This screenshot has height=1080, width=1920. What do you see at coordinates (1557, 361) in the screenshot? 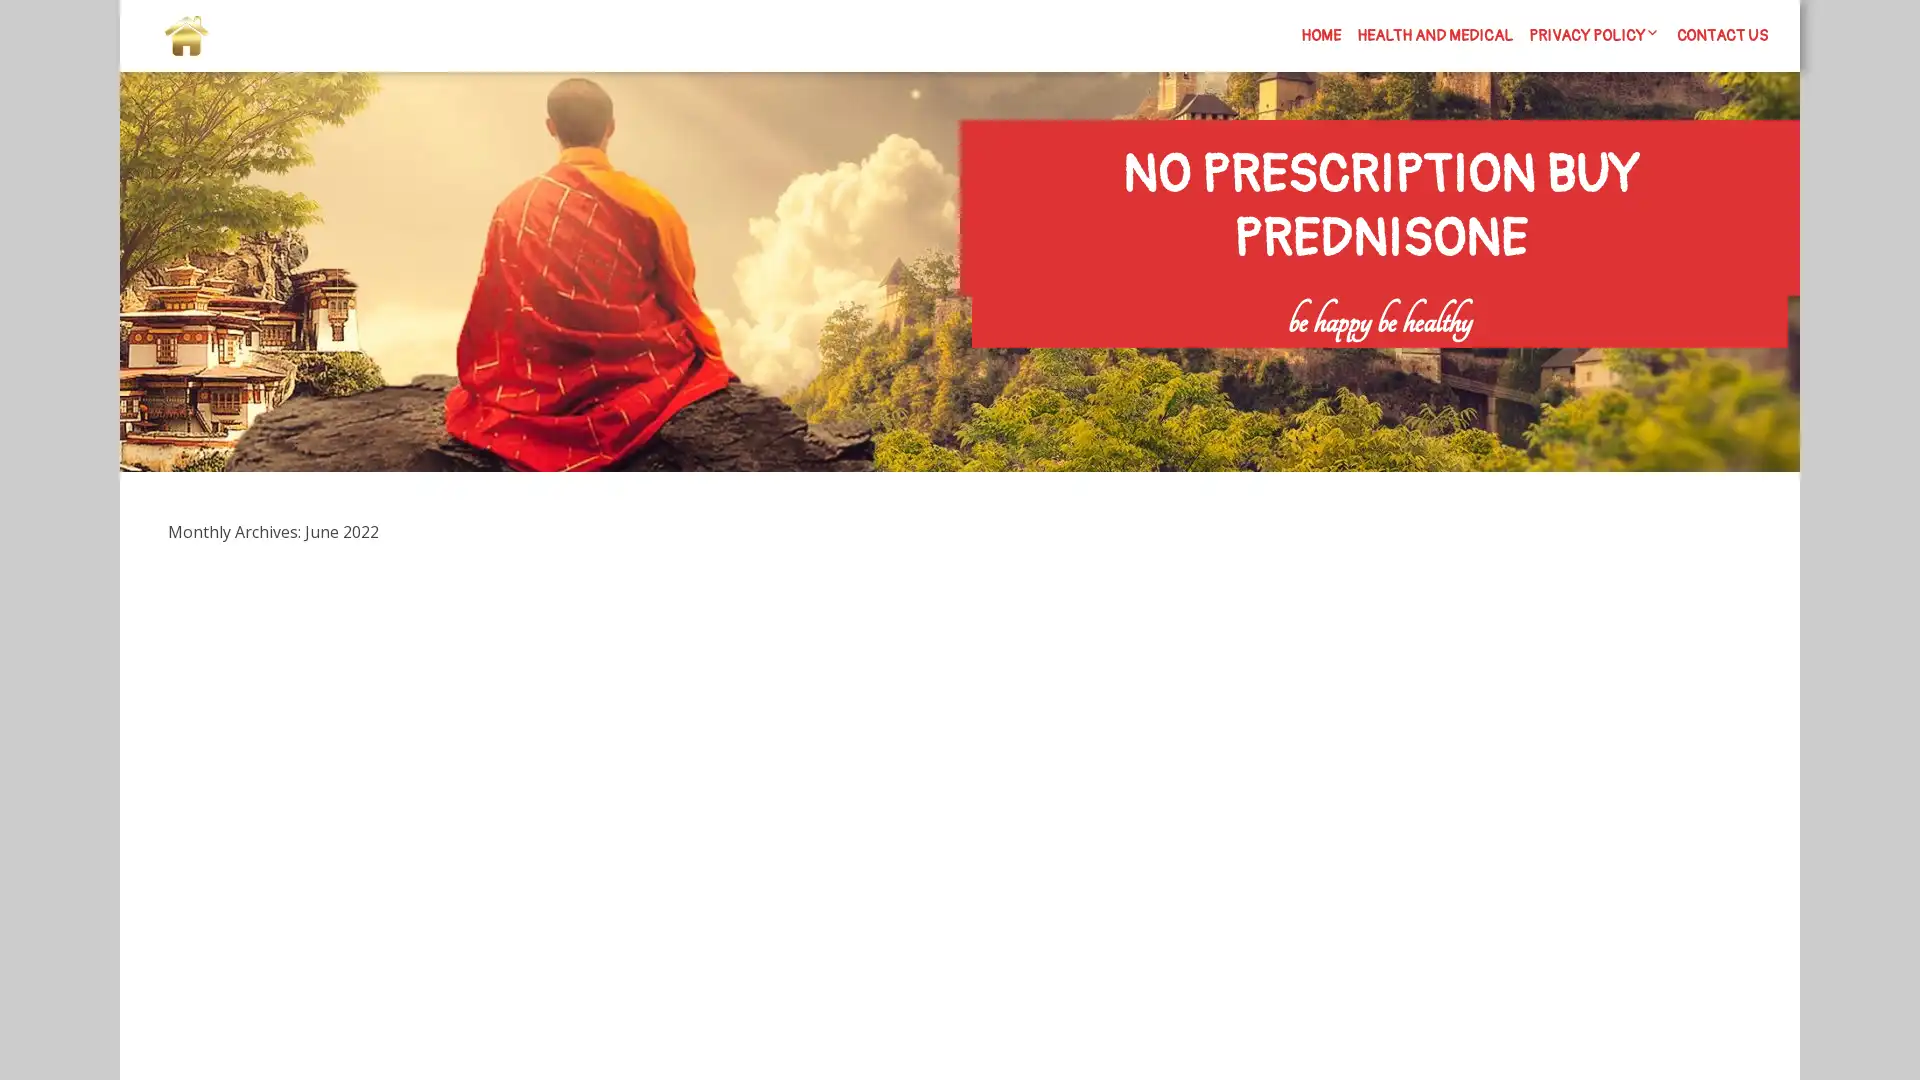
I see `Search` at bounding box center [1557, 361].